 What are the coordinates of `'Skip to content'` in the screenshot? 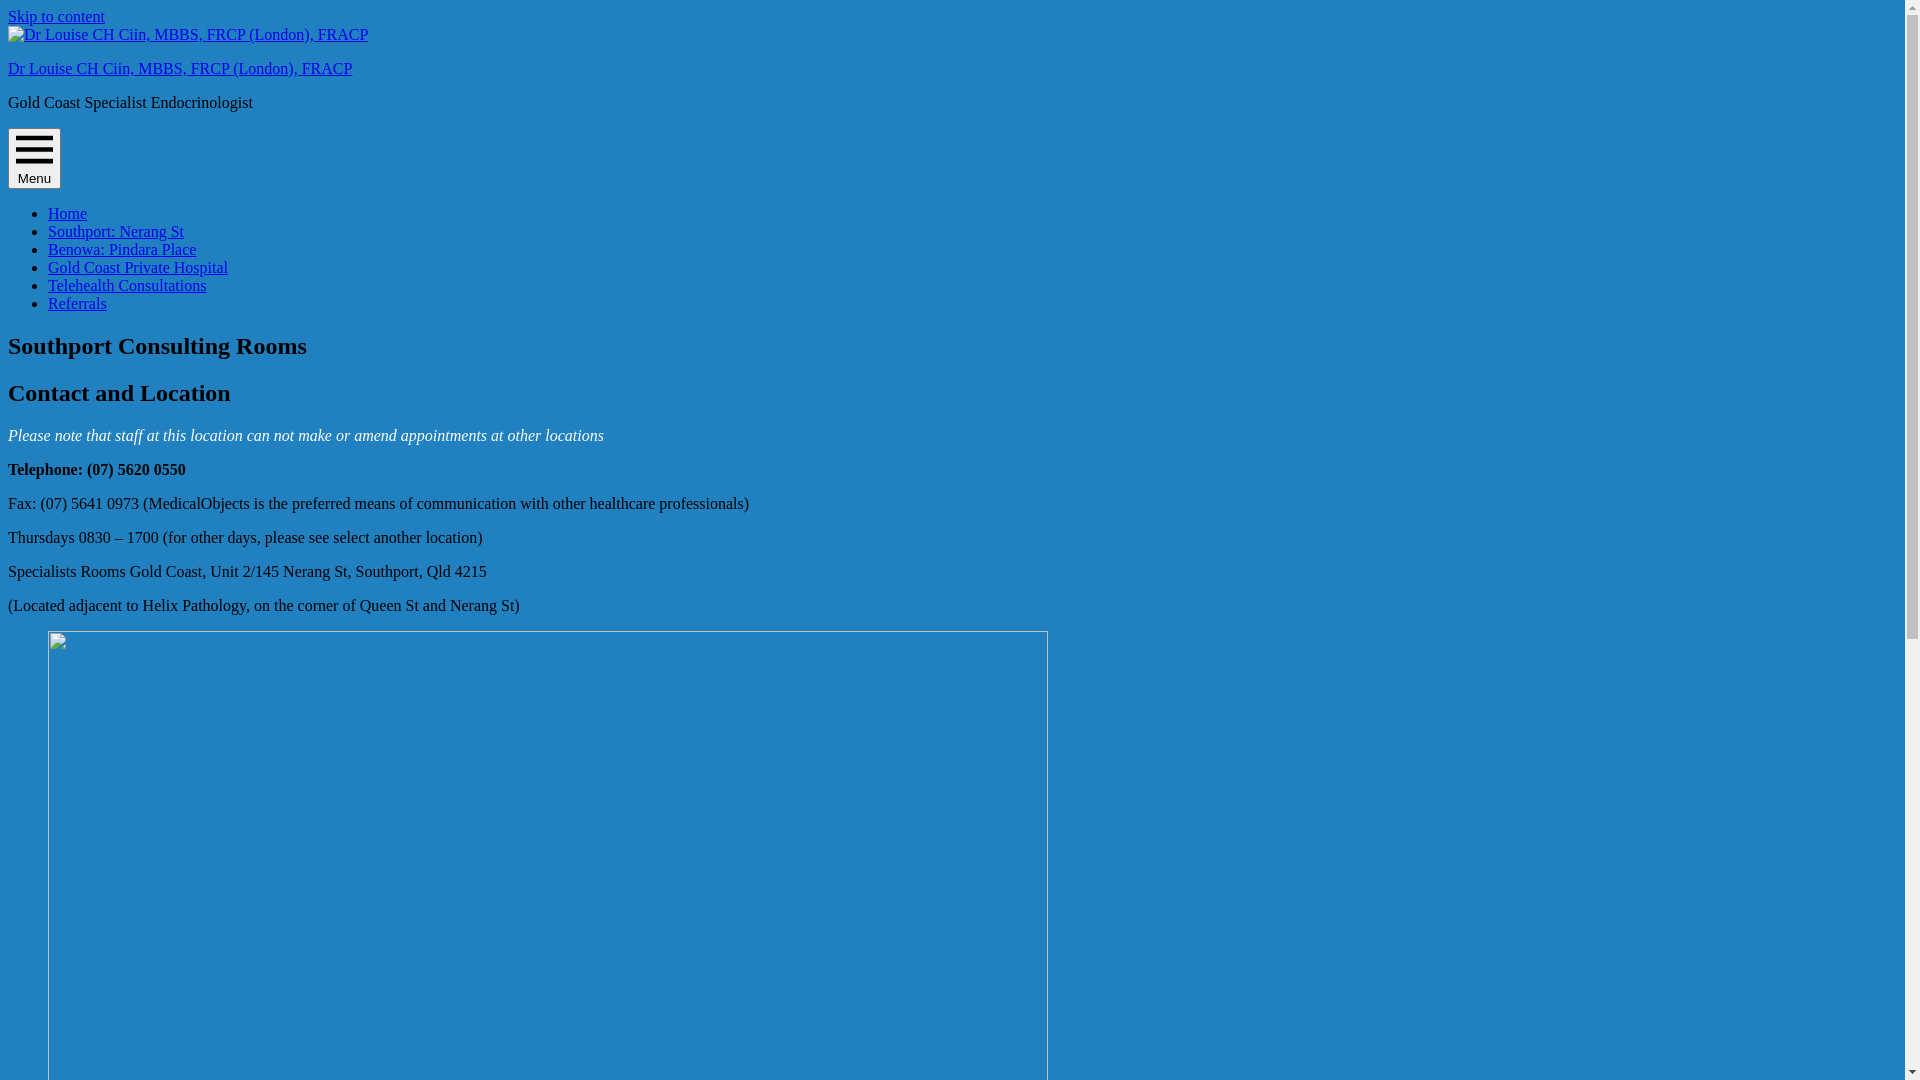 It's located at (56, 16).